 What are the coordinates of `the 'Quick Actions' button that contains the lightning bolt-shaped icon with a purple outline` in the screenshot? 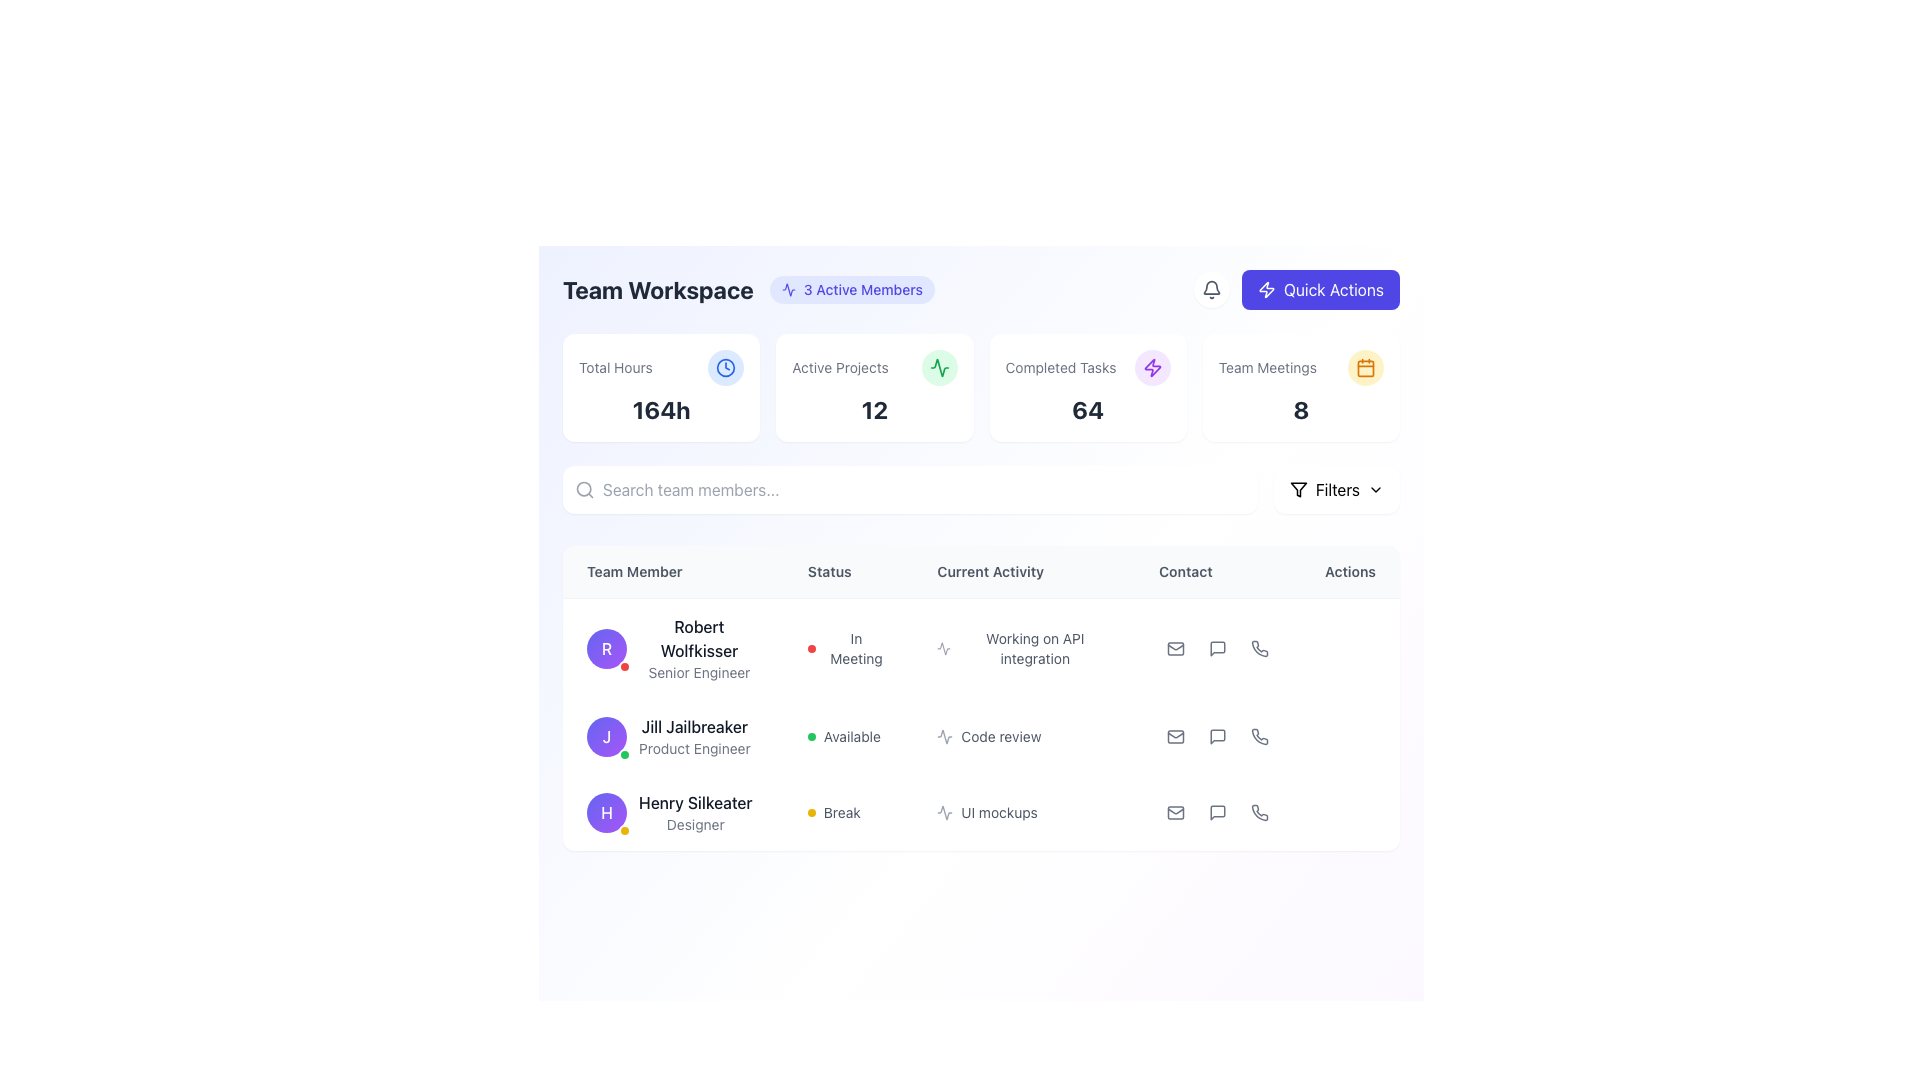 It's located at (1152, 367).